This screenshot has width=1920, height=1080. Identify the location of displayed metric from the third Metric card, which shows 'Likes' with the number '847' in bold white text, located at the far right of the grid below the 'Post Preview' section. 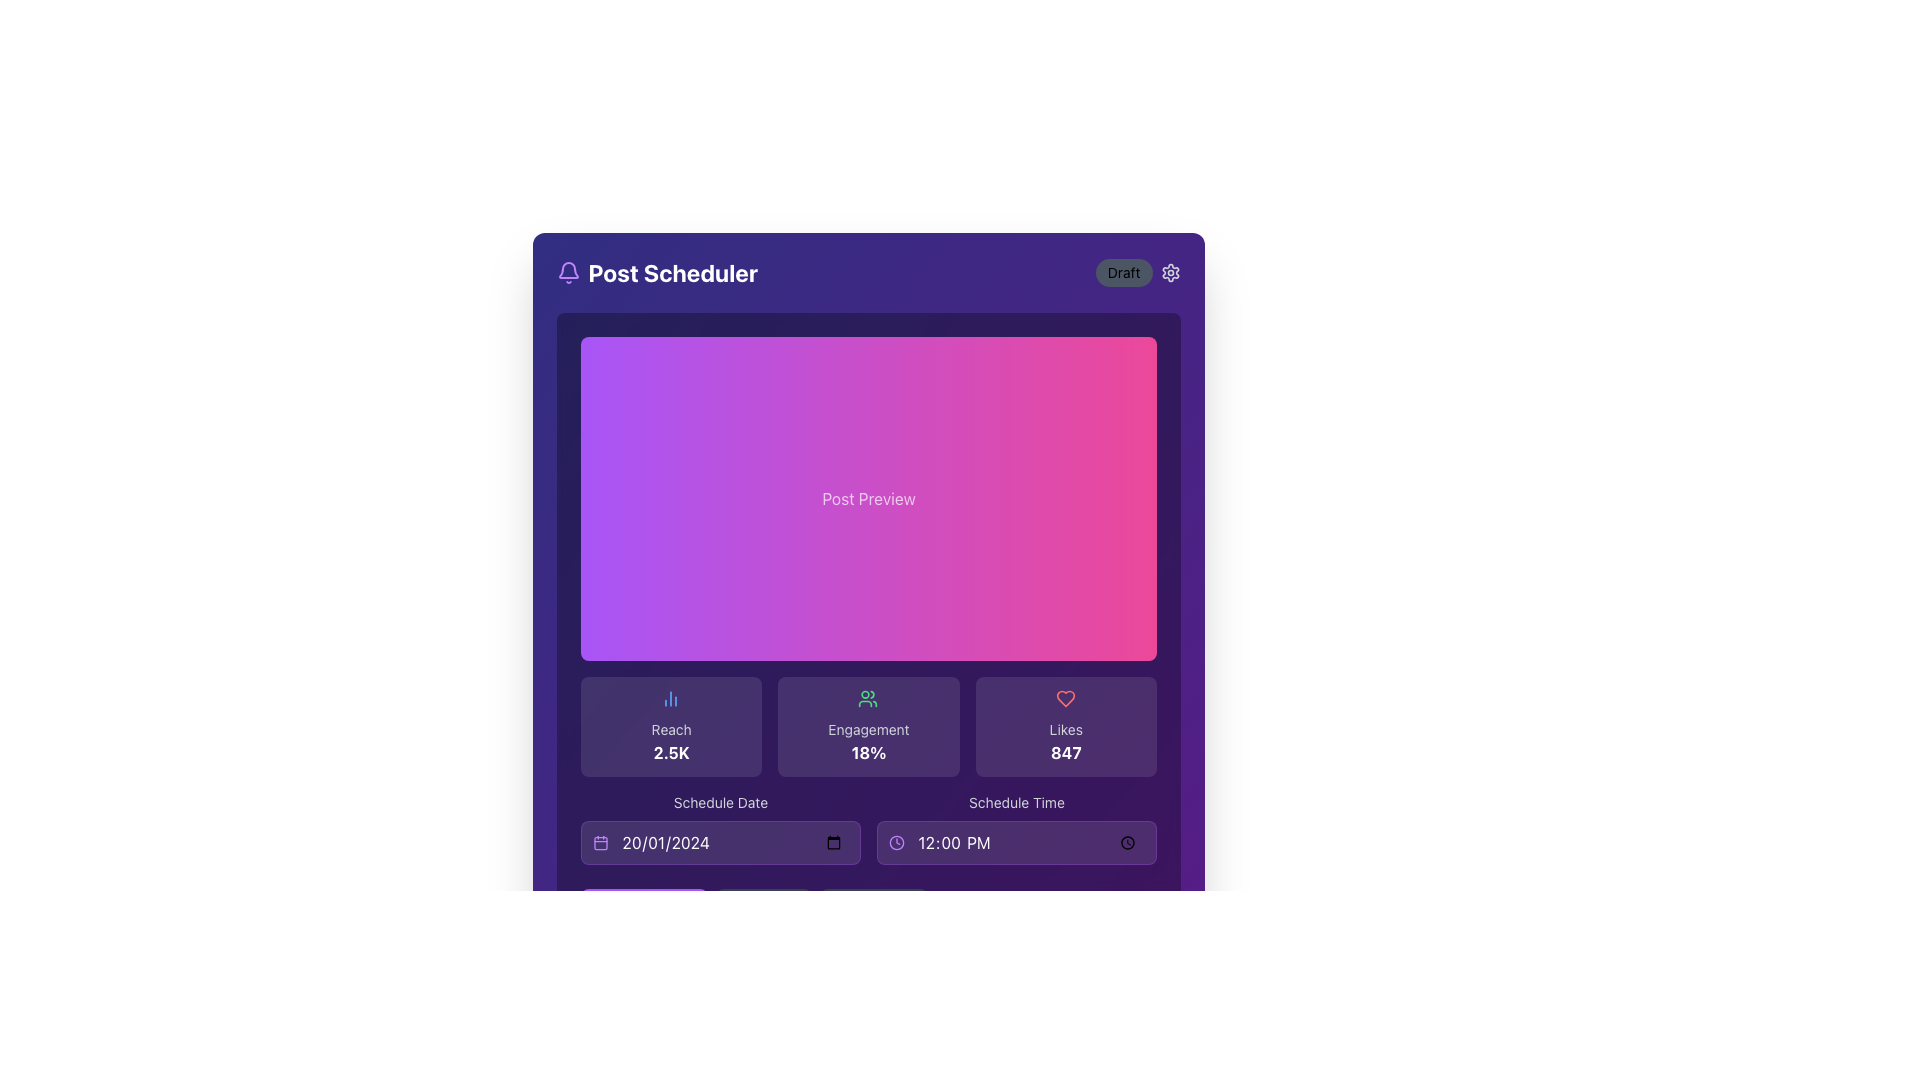
(1064, 726).